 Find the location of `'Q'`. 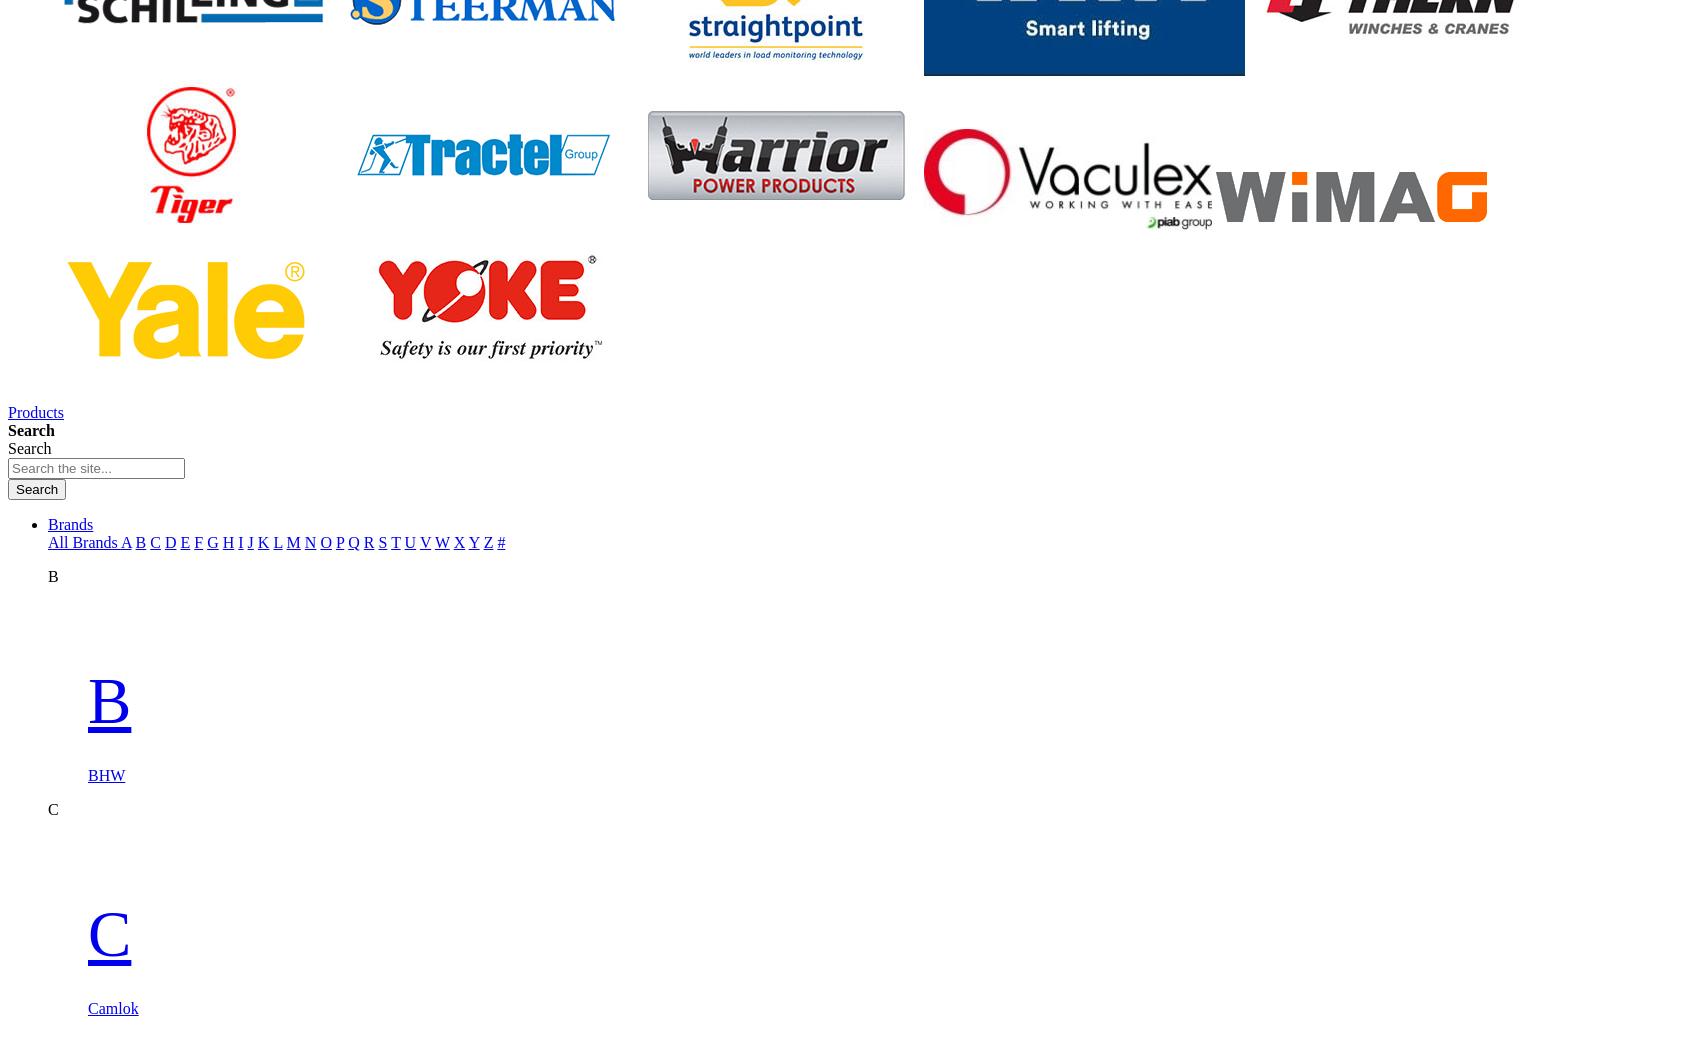

'Q' is located at coordinates (352, 541).